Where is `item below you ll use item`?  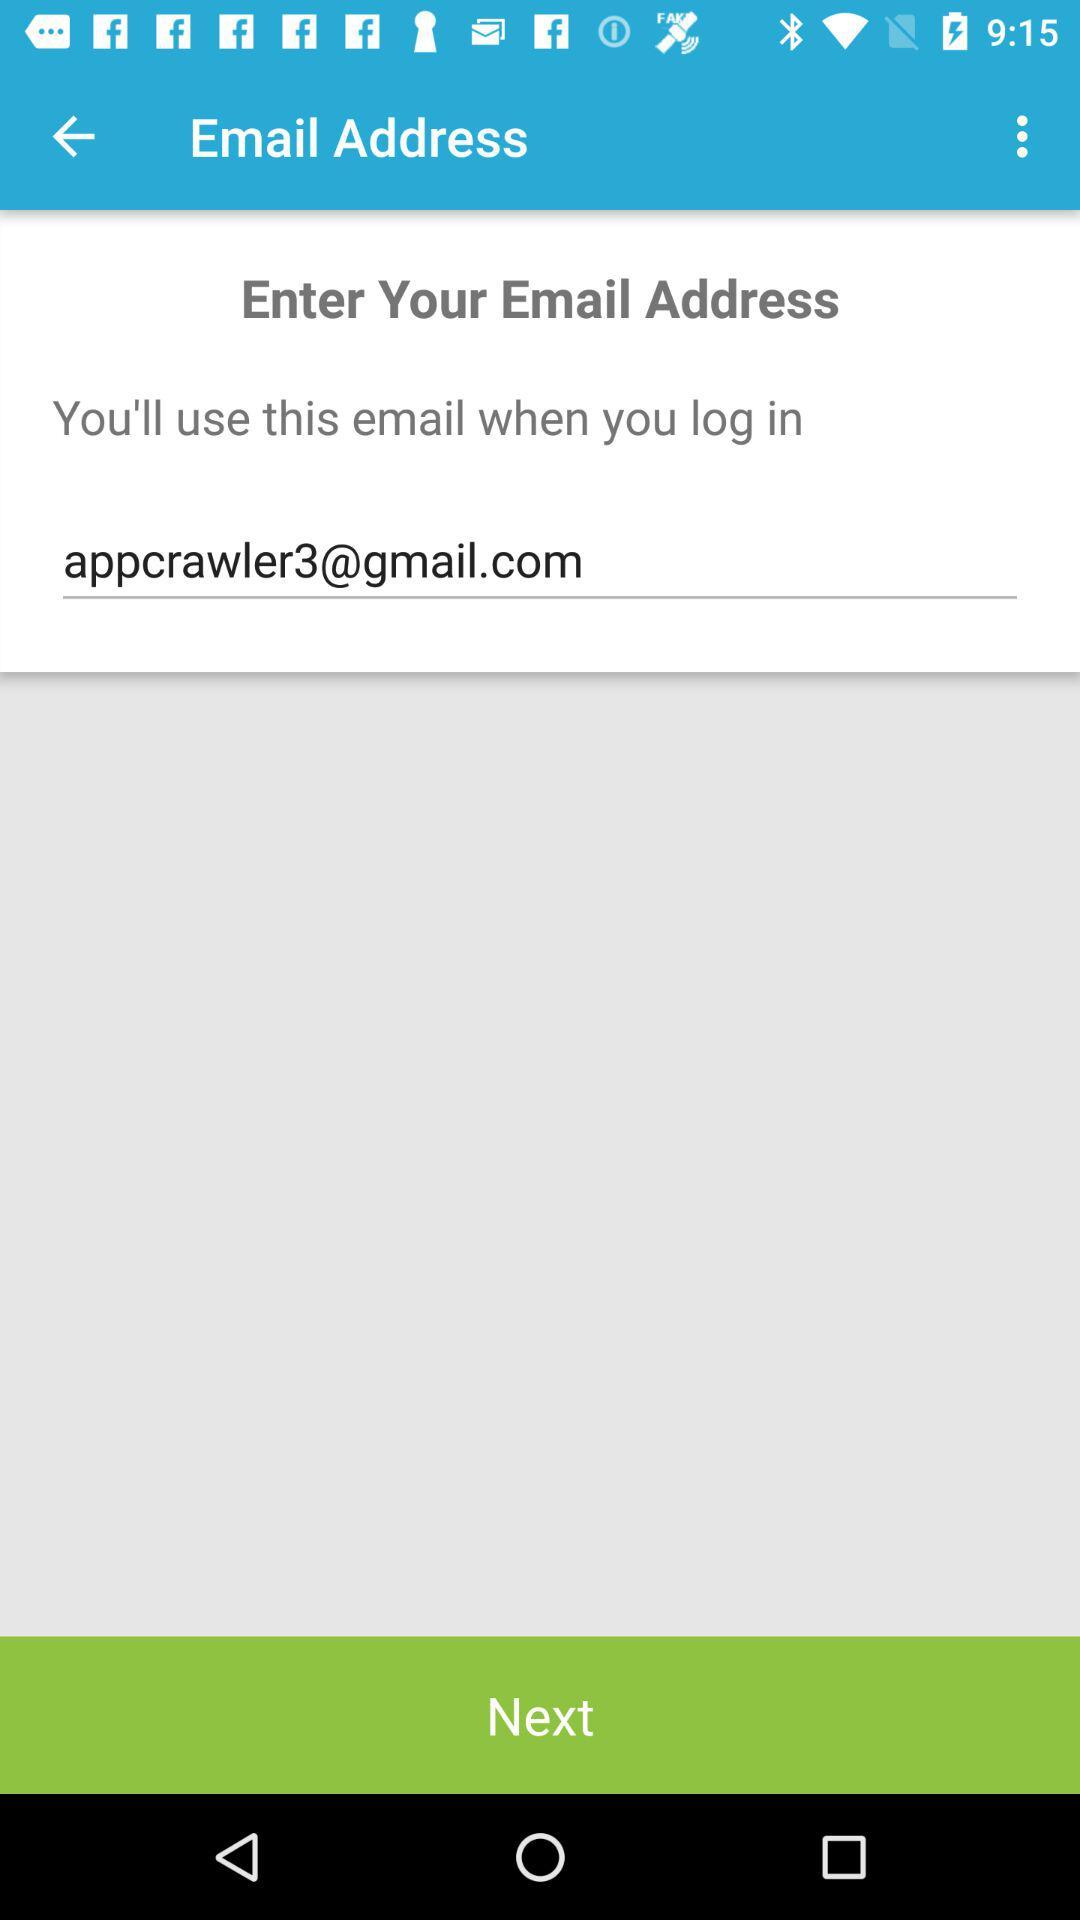
item below you ll use item is located at coordinates (540, 560).